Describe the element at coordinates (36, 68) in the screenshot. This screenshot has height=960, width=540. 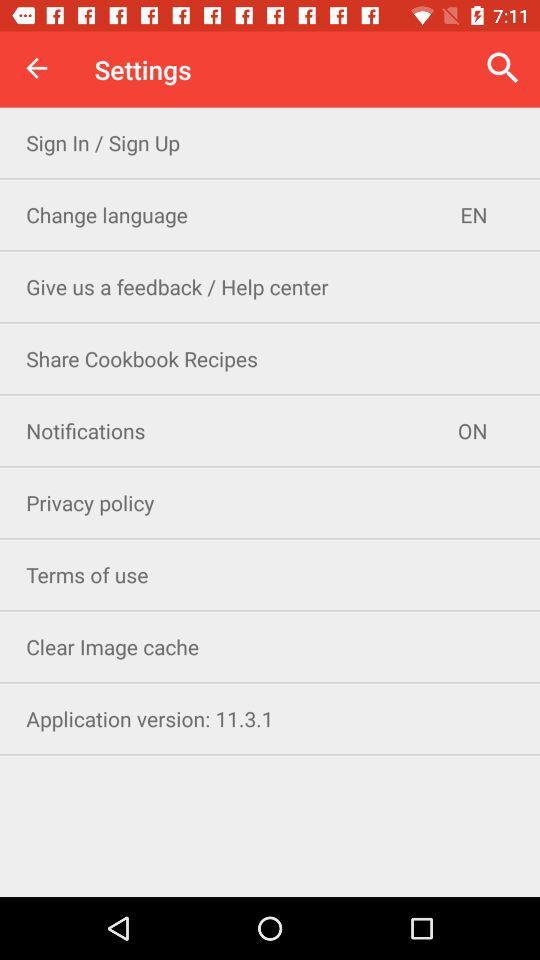
I see `item above sign in sign` at that location.